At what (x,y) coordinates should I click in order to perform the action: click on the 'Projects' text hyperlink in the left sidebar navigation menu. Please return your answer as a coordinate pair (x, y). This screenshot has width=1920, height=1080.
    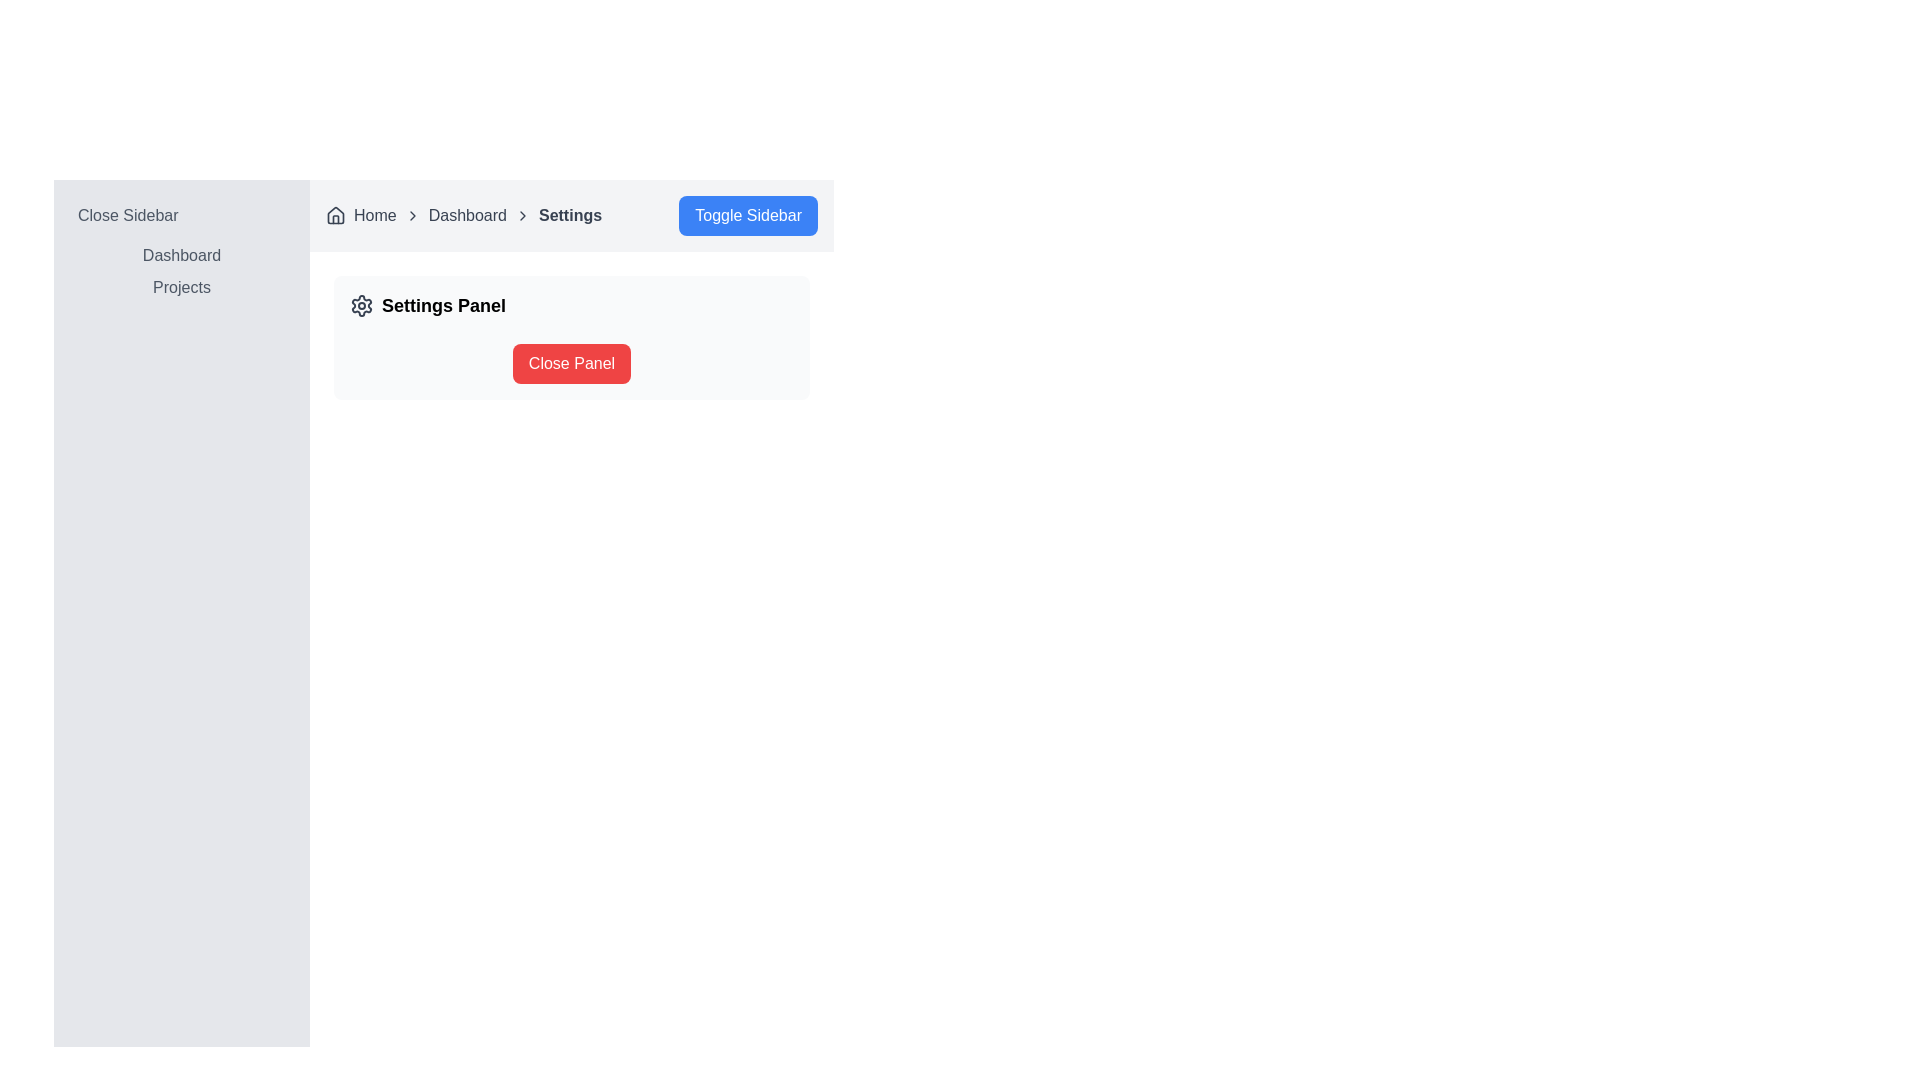
    Looking at the image, I should click on (182, 288).